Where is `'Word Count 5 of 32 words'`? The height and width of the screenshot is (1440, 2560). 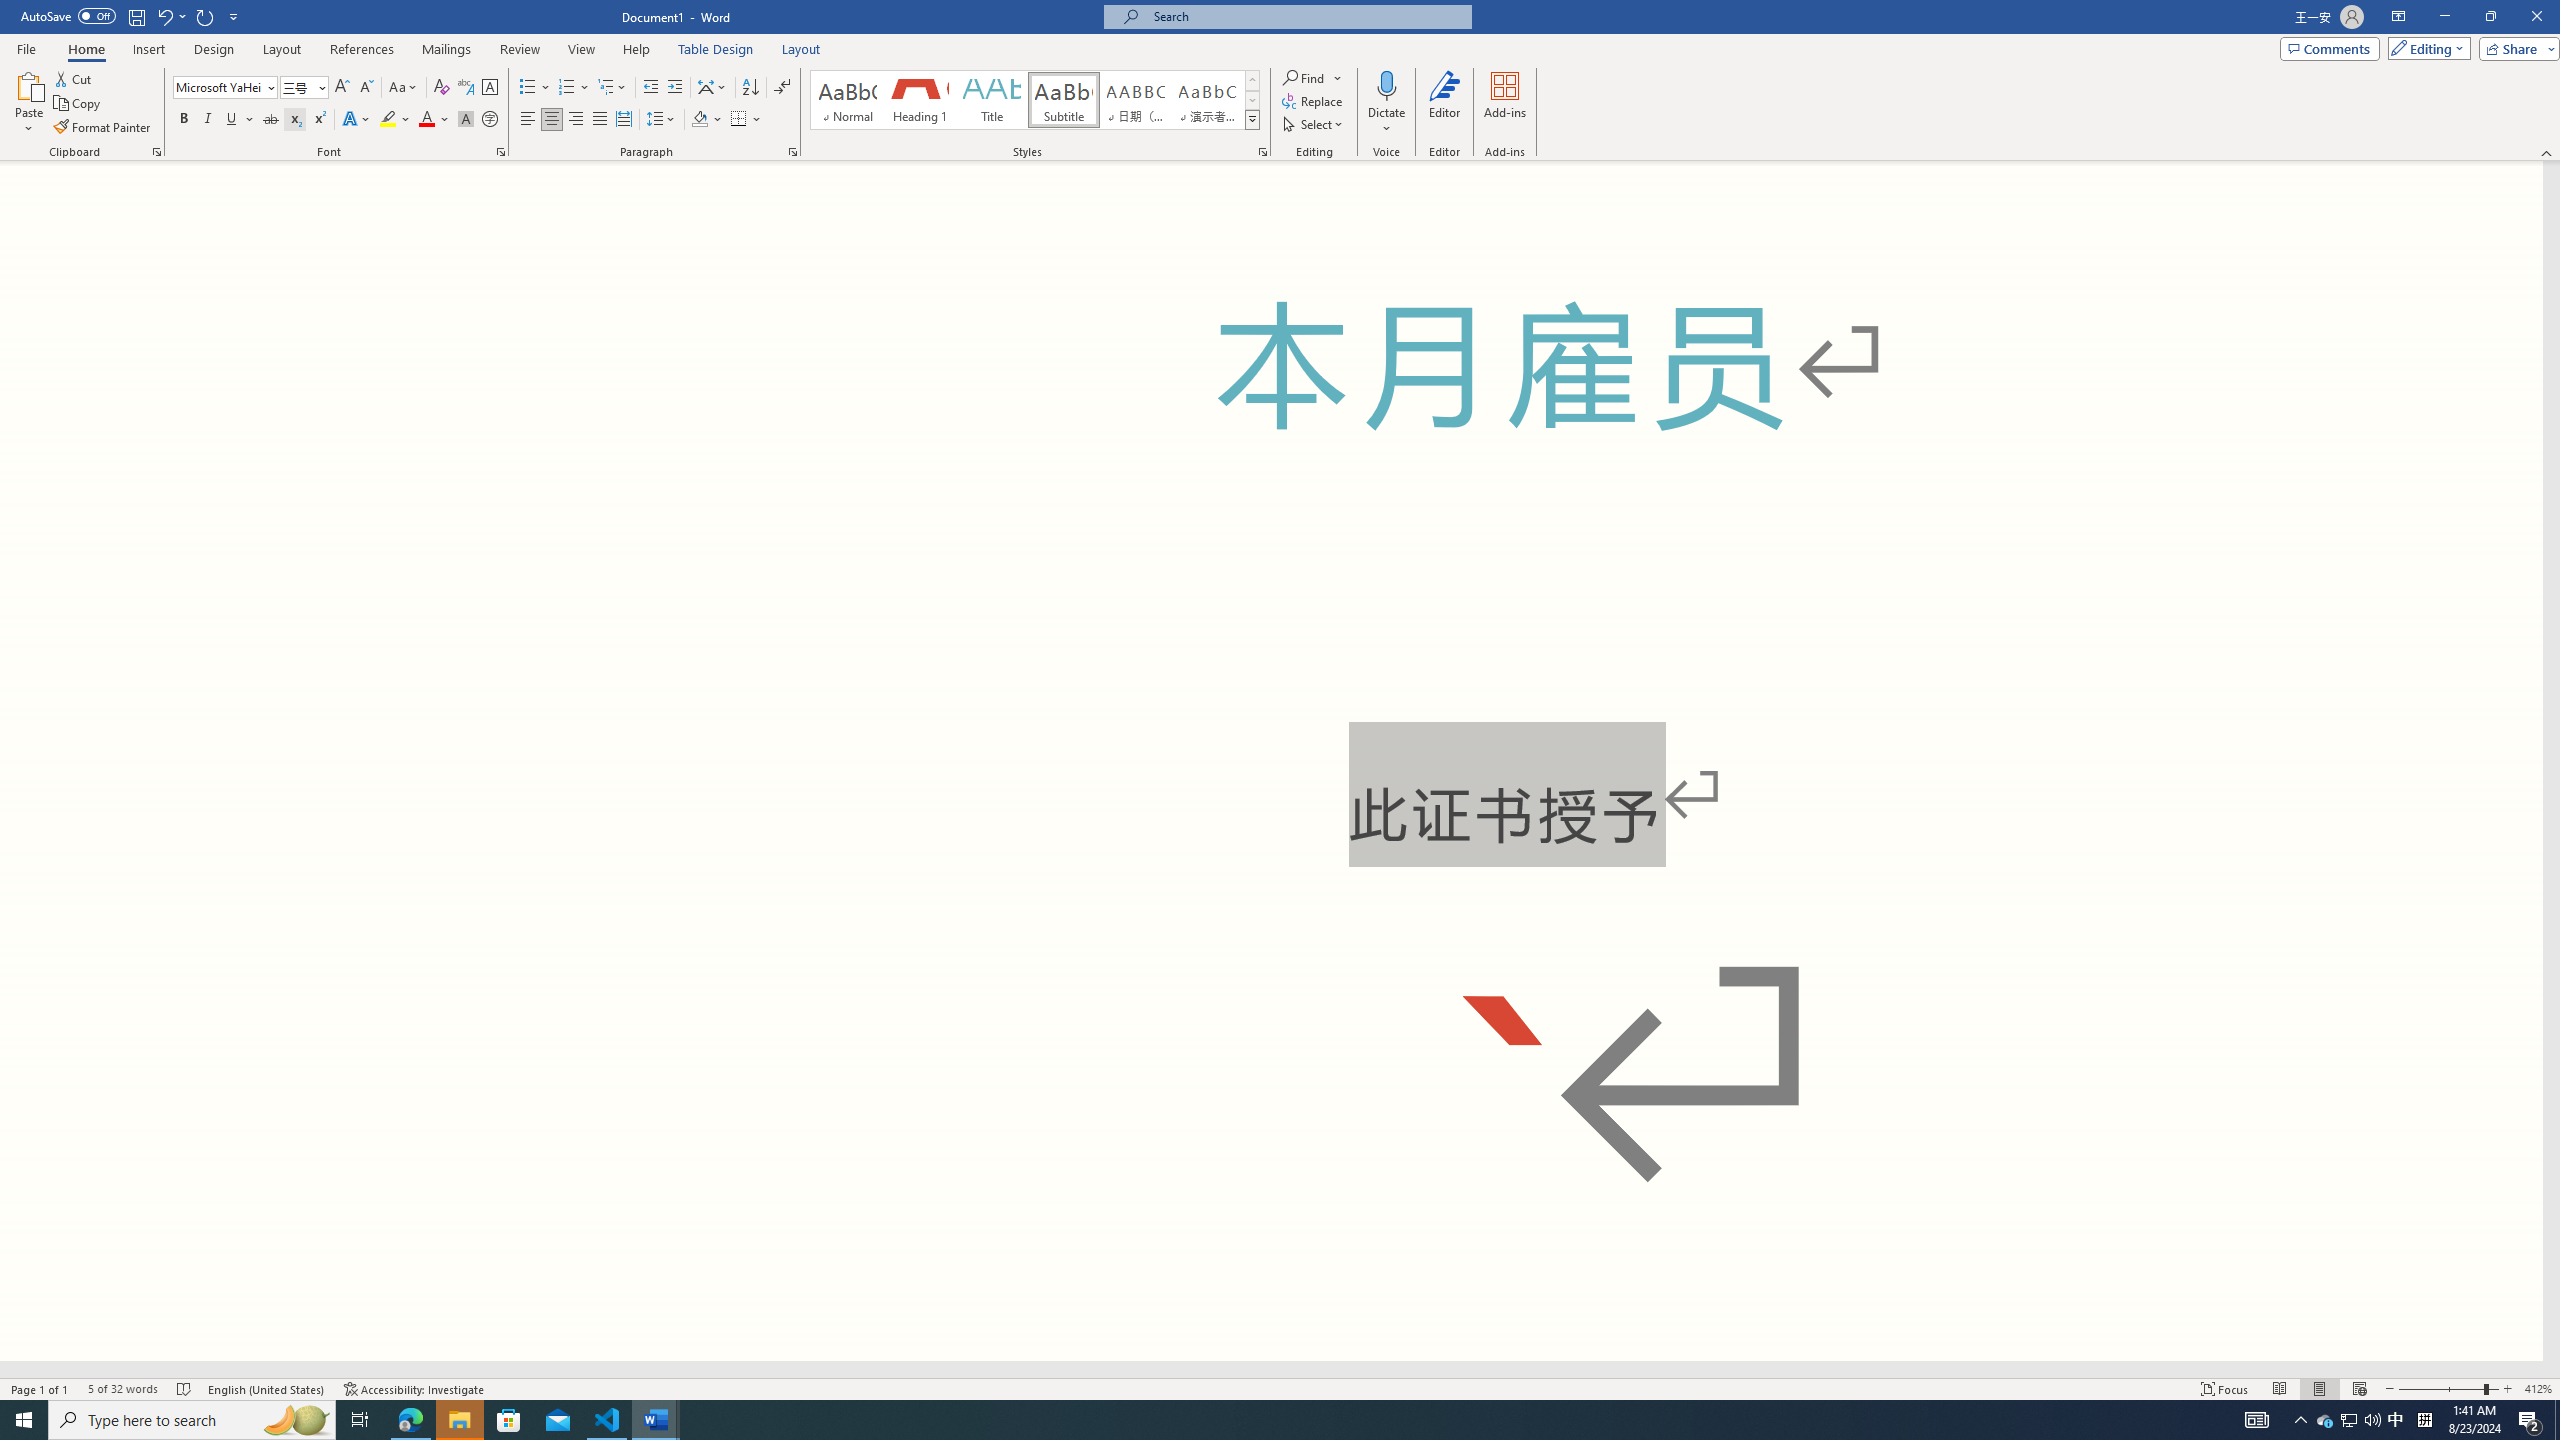 'Word Count 5 of 32 words' is located at coordinates (122, 1389).